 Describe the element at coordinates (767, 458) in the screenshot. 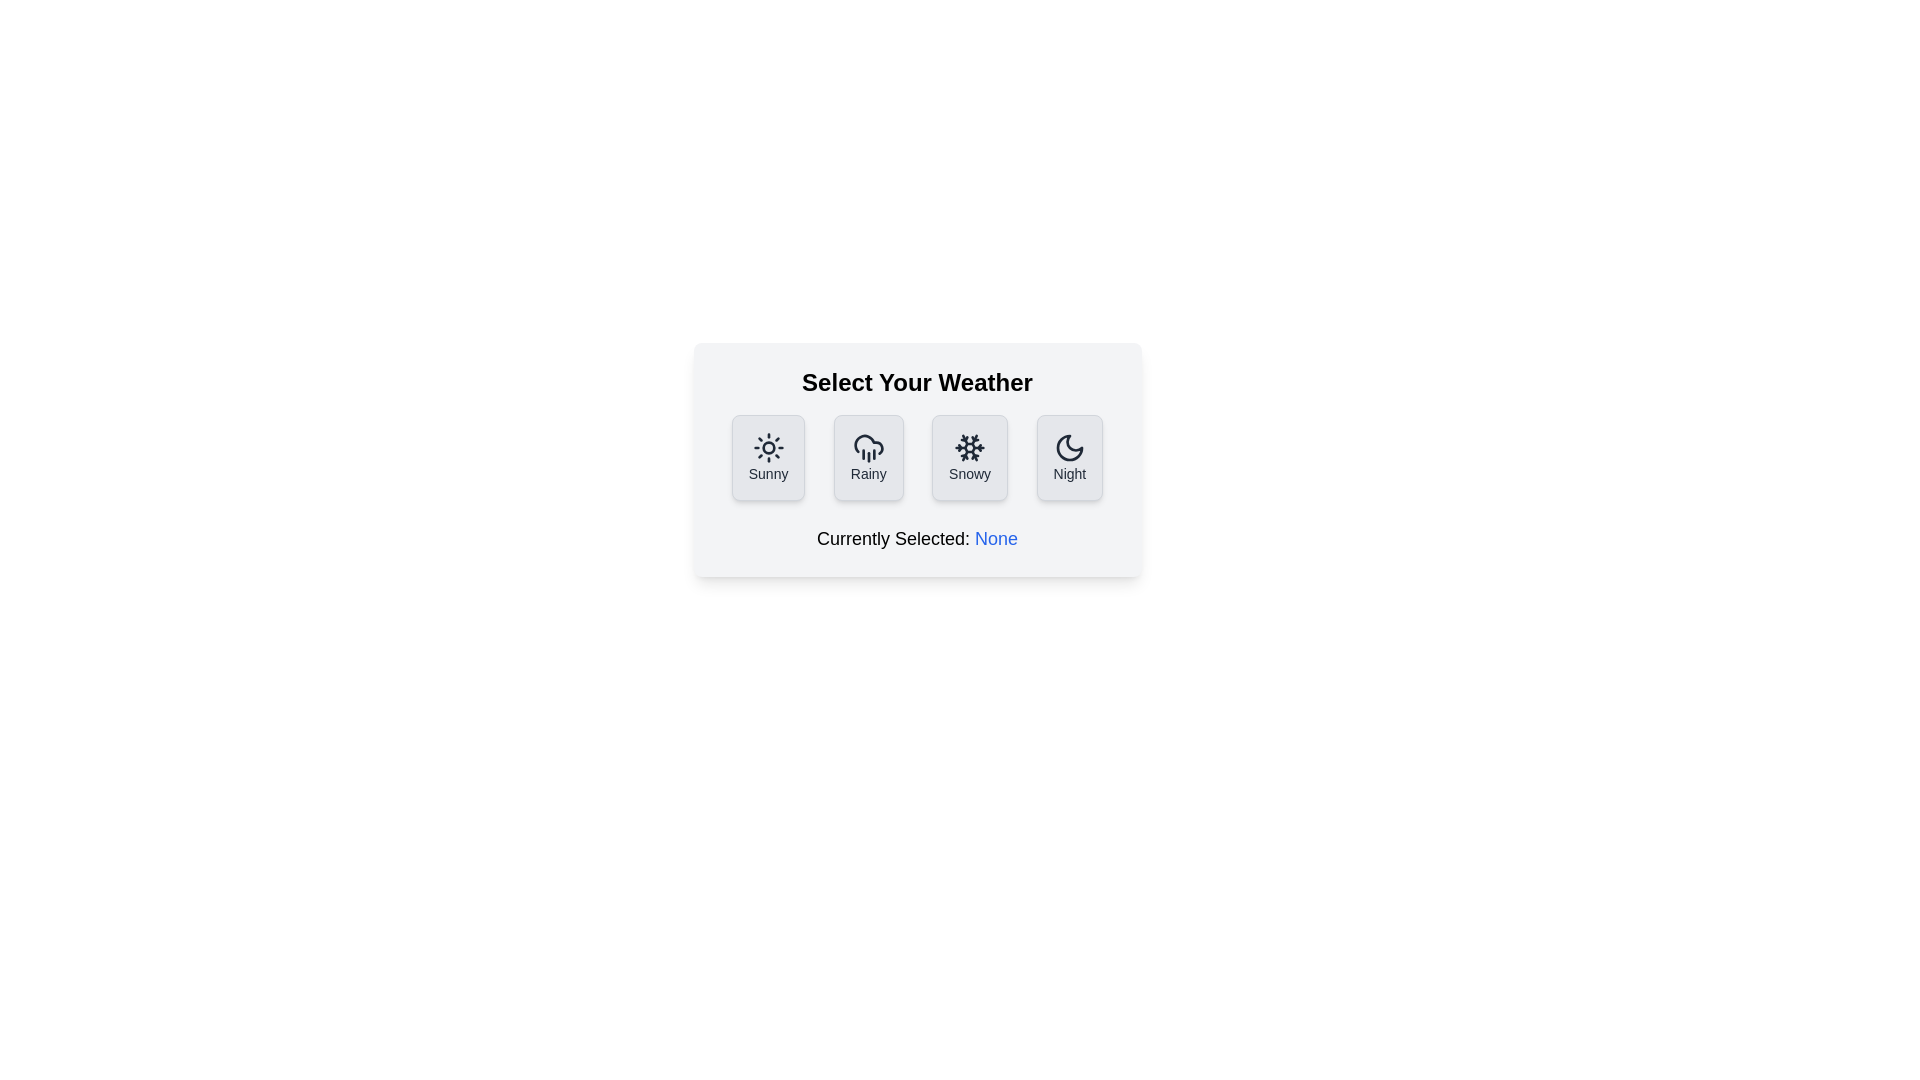

I see `the 'Sunny' interactive button, which is the first button from the left among four similar buttons below the heading 'Select Your Weather'` at that location.